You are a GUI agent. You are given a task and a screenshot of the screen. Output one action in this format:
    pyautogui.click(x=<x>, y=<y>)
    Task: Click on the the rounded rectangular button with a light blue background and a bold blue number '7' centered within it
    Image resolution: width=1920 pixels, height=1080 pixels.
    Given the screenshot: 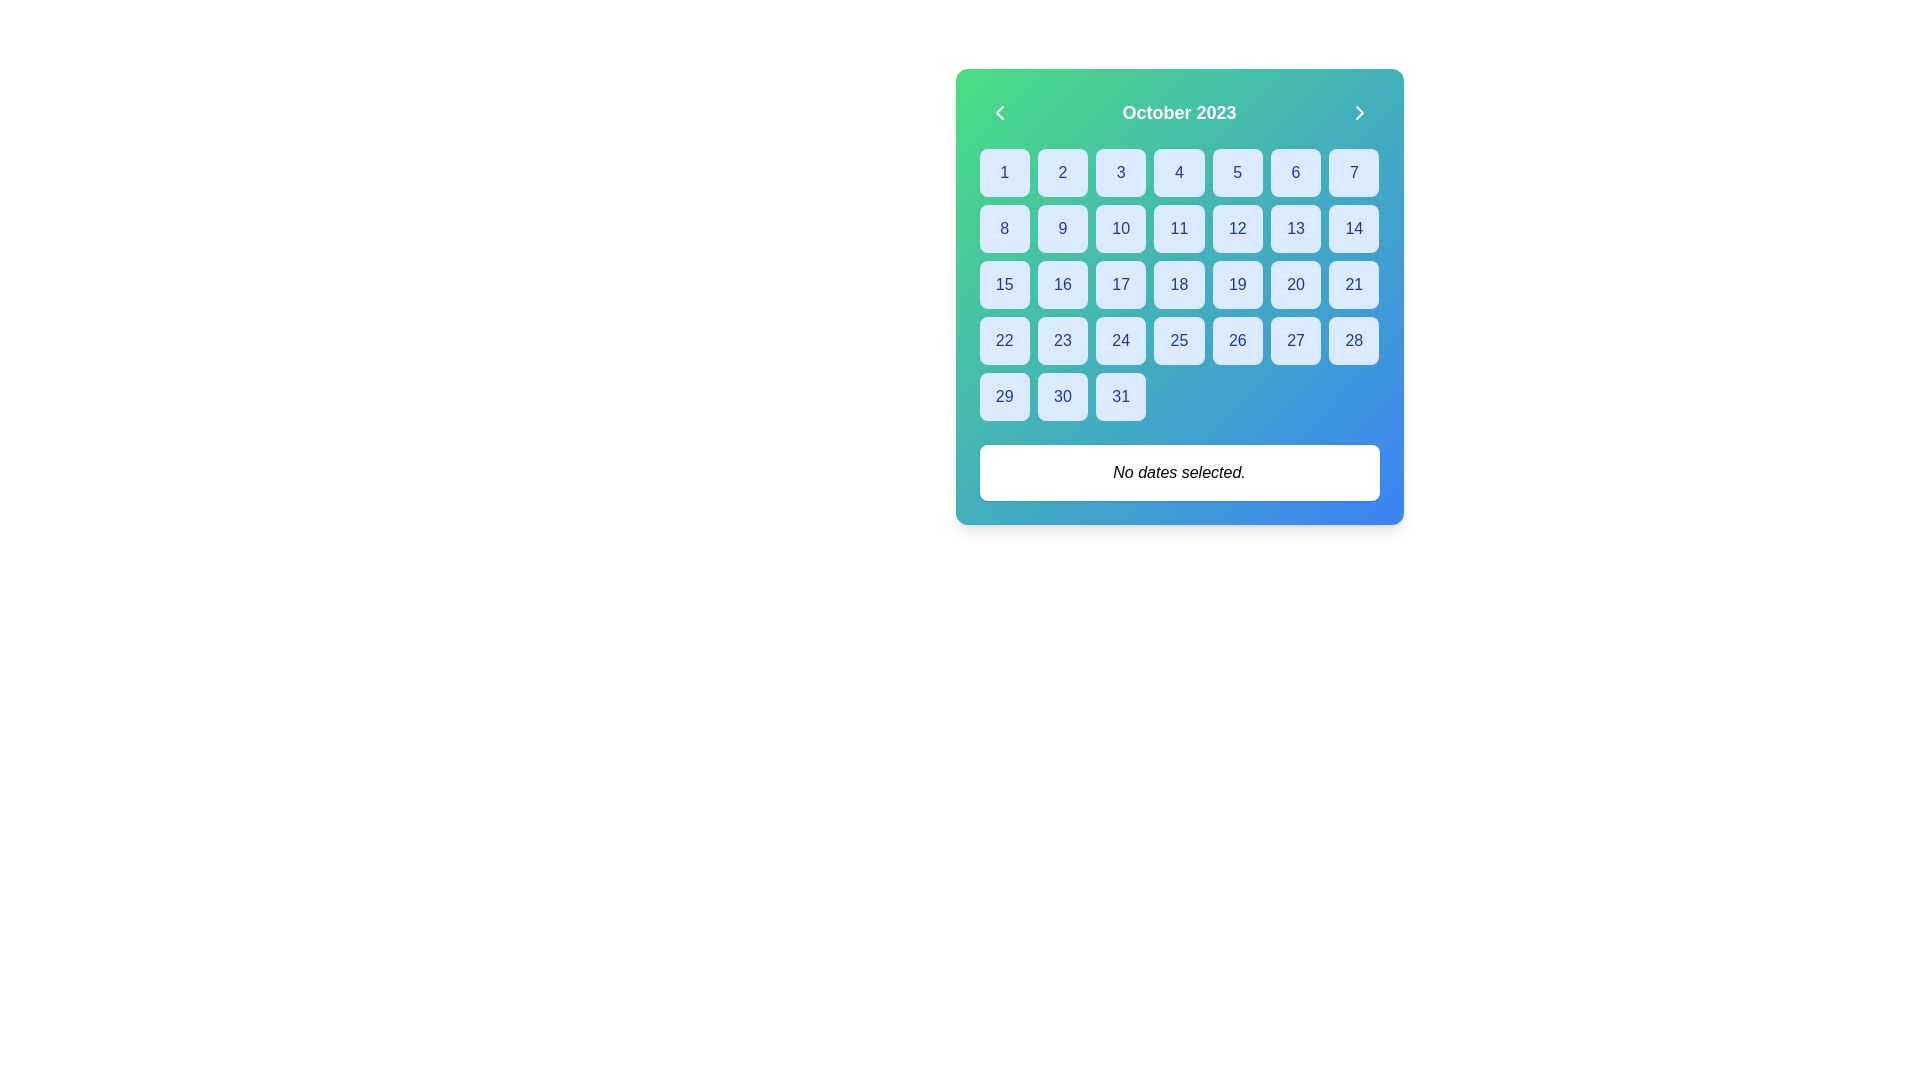 What is the action you would take?
    pyautogui.click(x=1354, y=172)
    